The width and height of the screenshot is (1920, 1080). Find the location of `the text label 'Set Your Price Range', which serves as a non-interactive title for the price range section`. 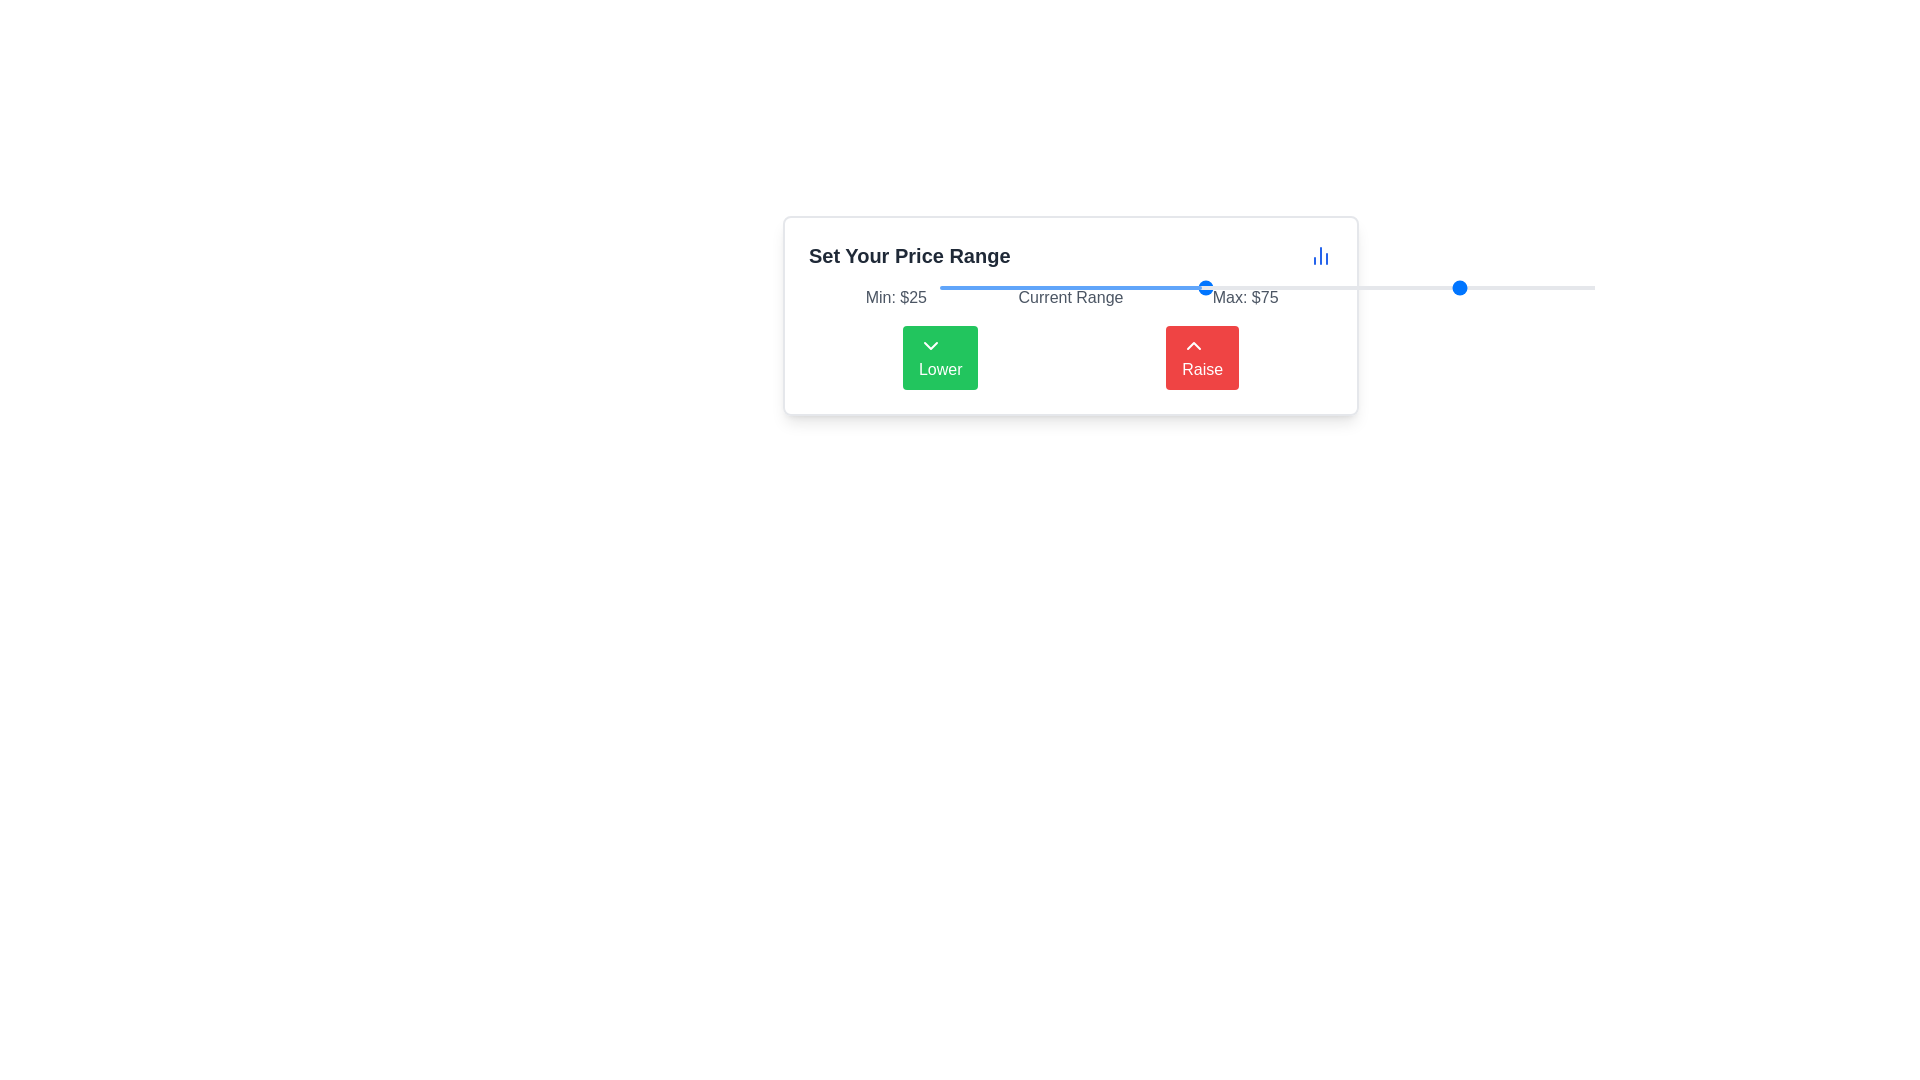

the text label 'Set Your Price Range', which serves as a non-interactive title for the price range section is located at coordinates (908, 254).